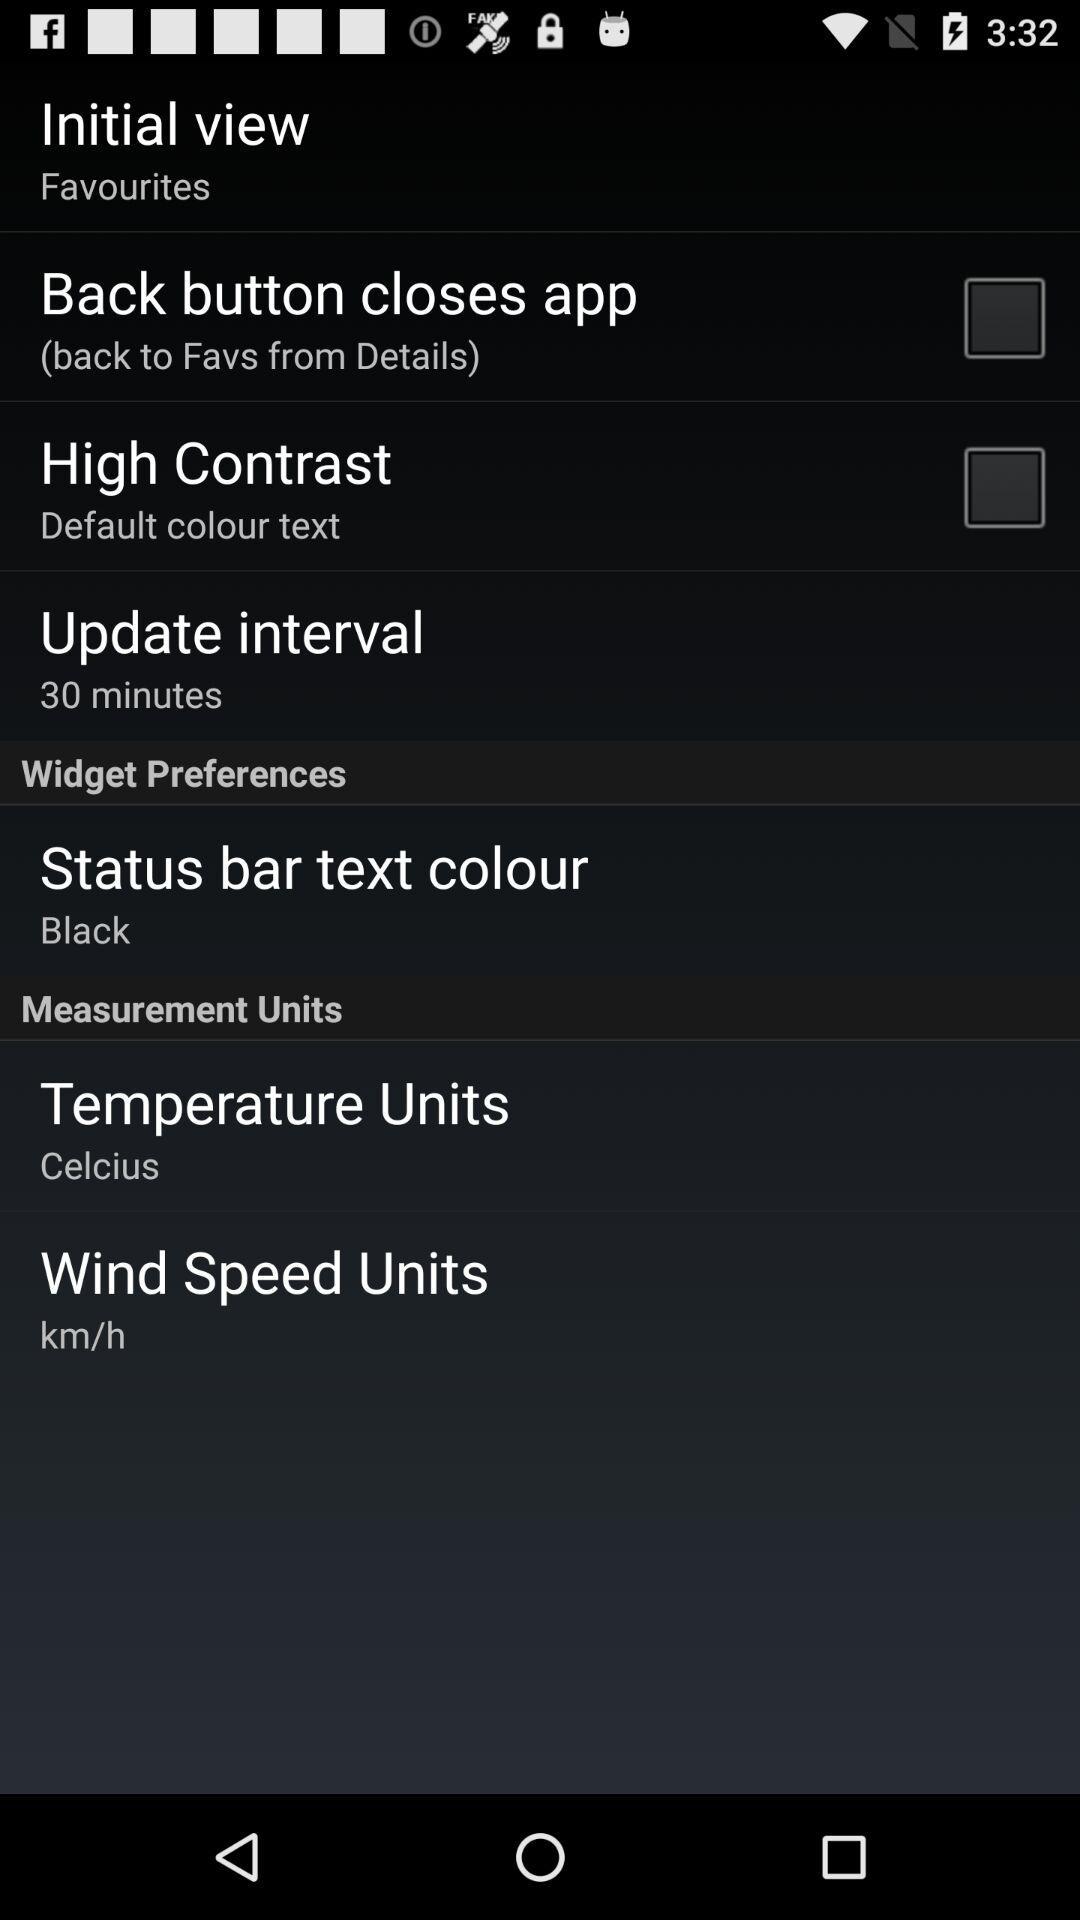  What do you see at coordinates (81, 1334) in the screenshot?
I see `icon below wind speed units app` at bounding box center [81, 1334].